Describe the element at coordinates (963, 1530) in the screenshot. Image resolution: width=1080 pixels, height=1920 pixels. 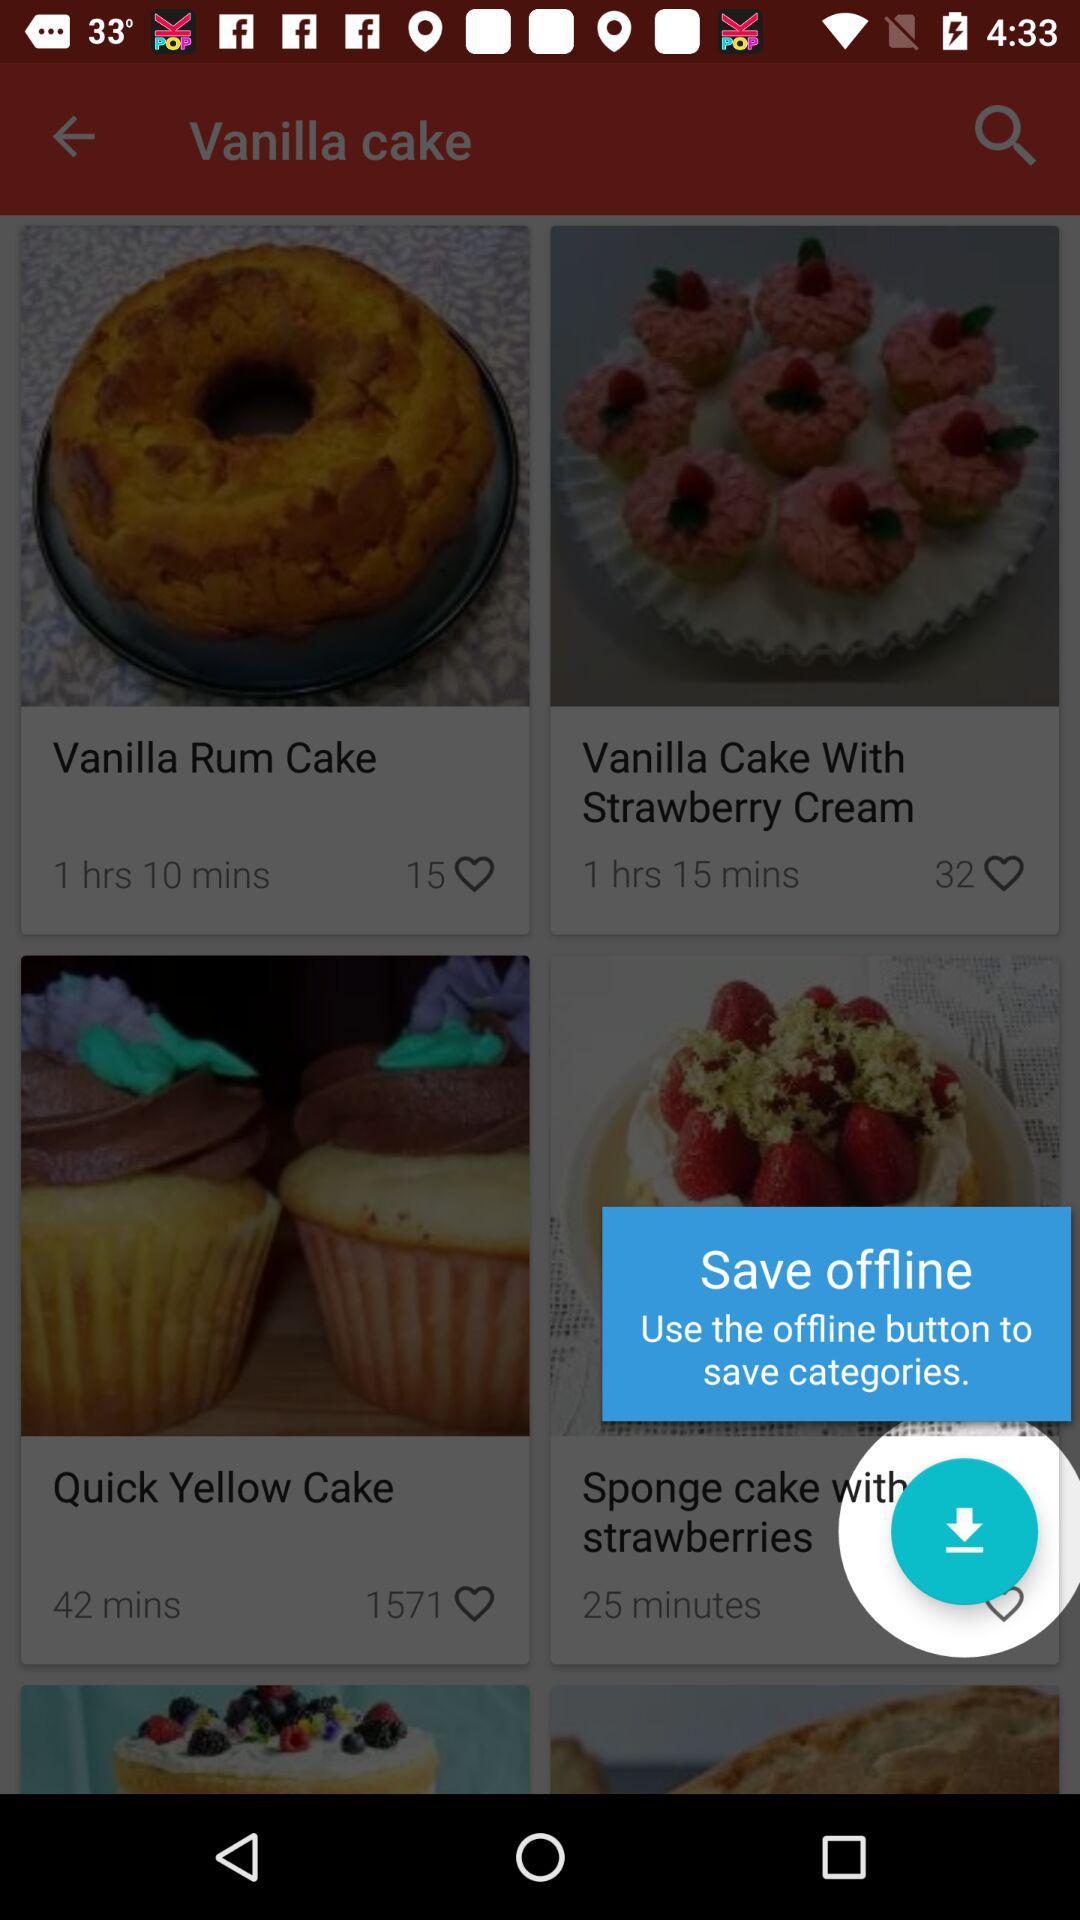
I see `offline categories` at that location.